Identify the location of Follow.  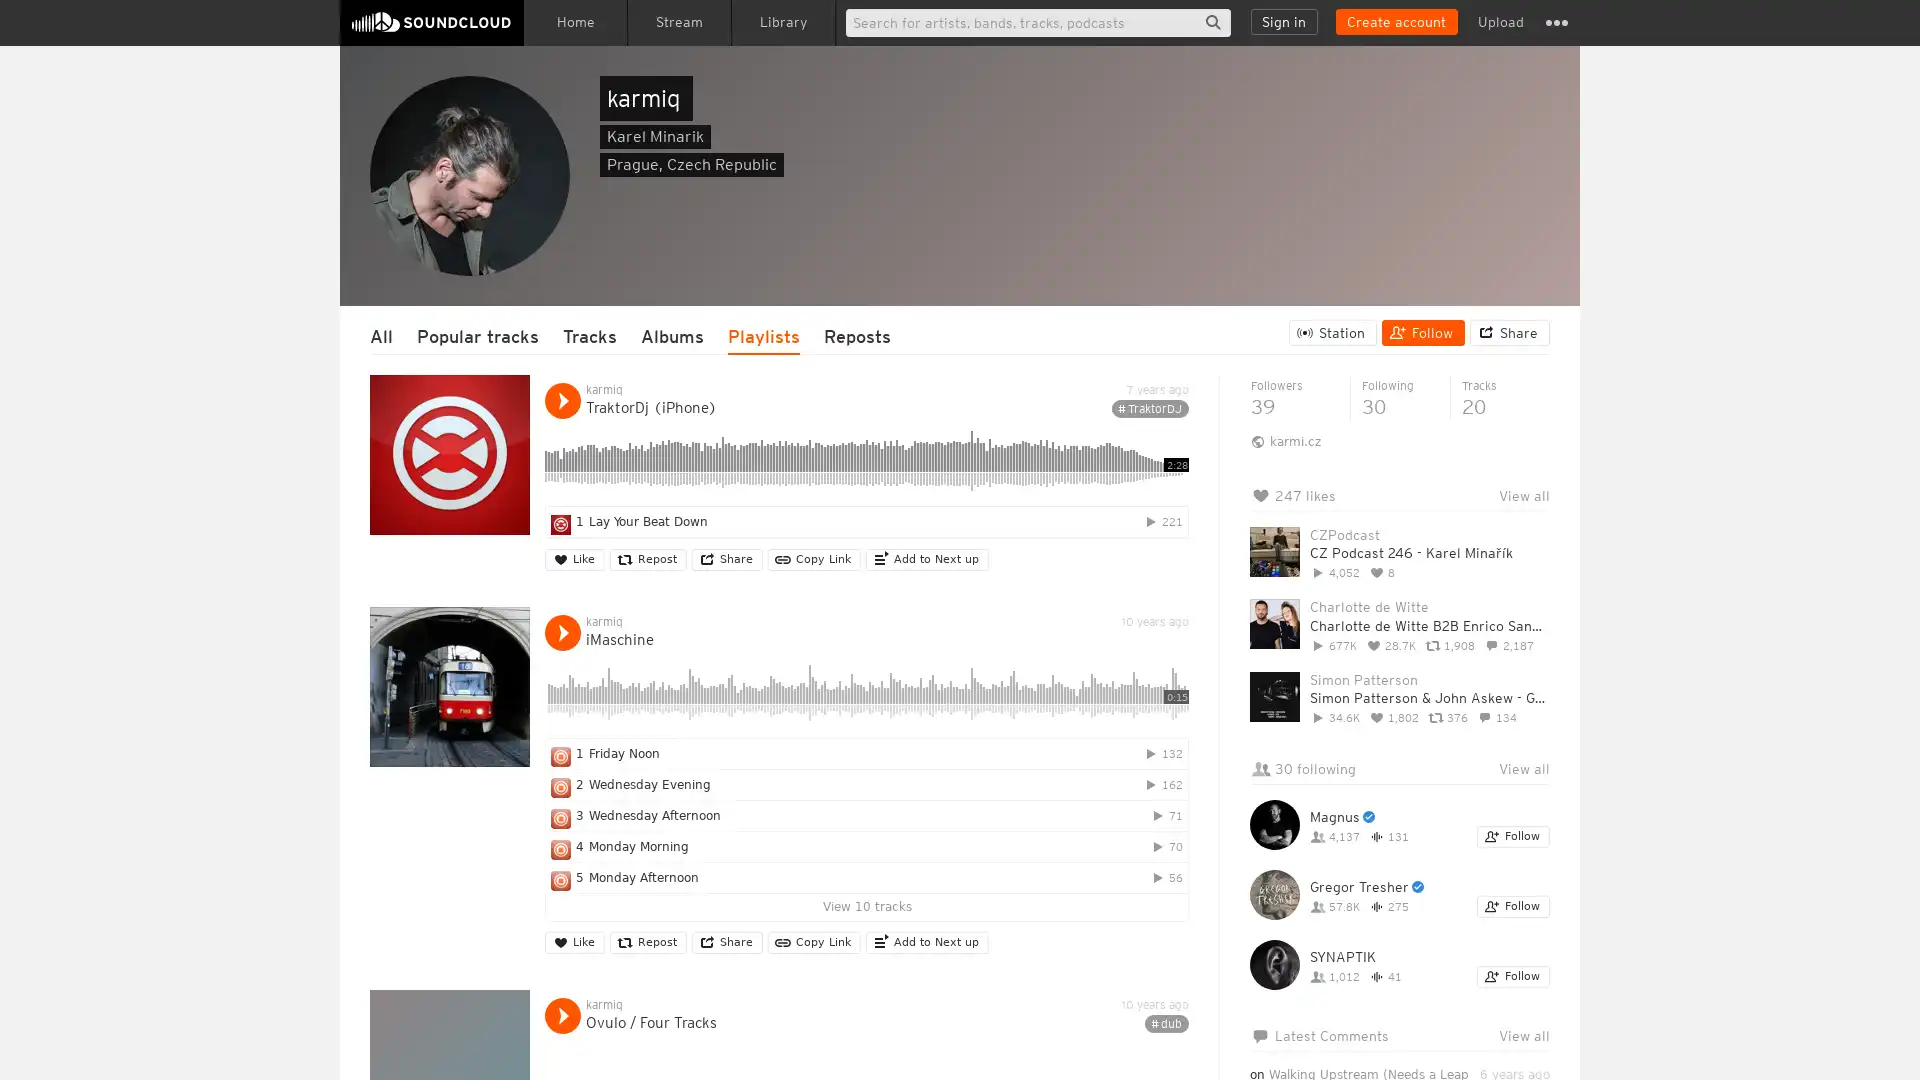
(1513, 837).